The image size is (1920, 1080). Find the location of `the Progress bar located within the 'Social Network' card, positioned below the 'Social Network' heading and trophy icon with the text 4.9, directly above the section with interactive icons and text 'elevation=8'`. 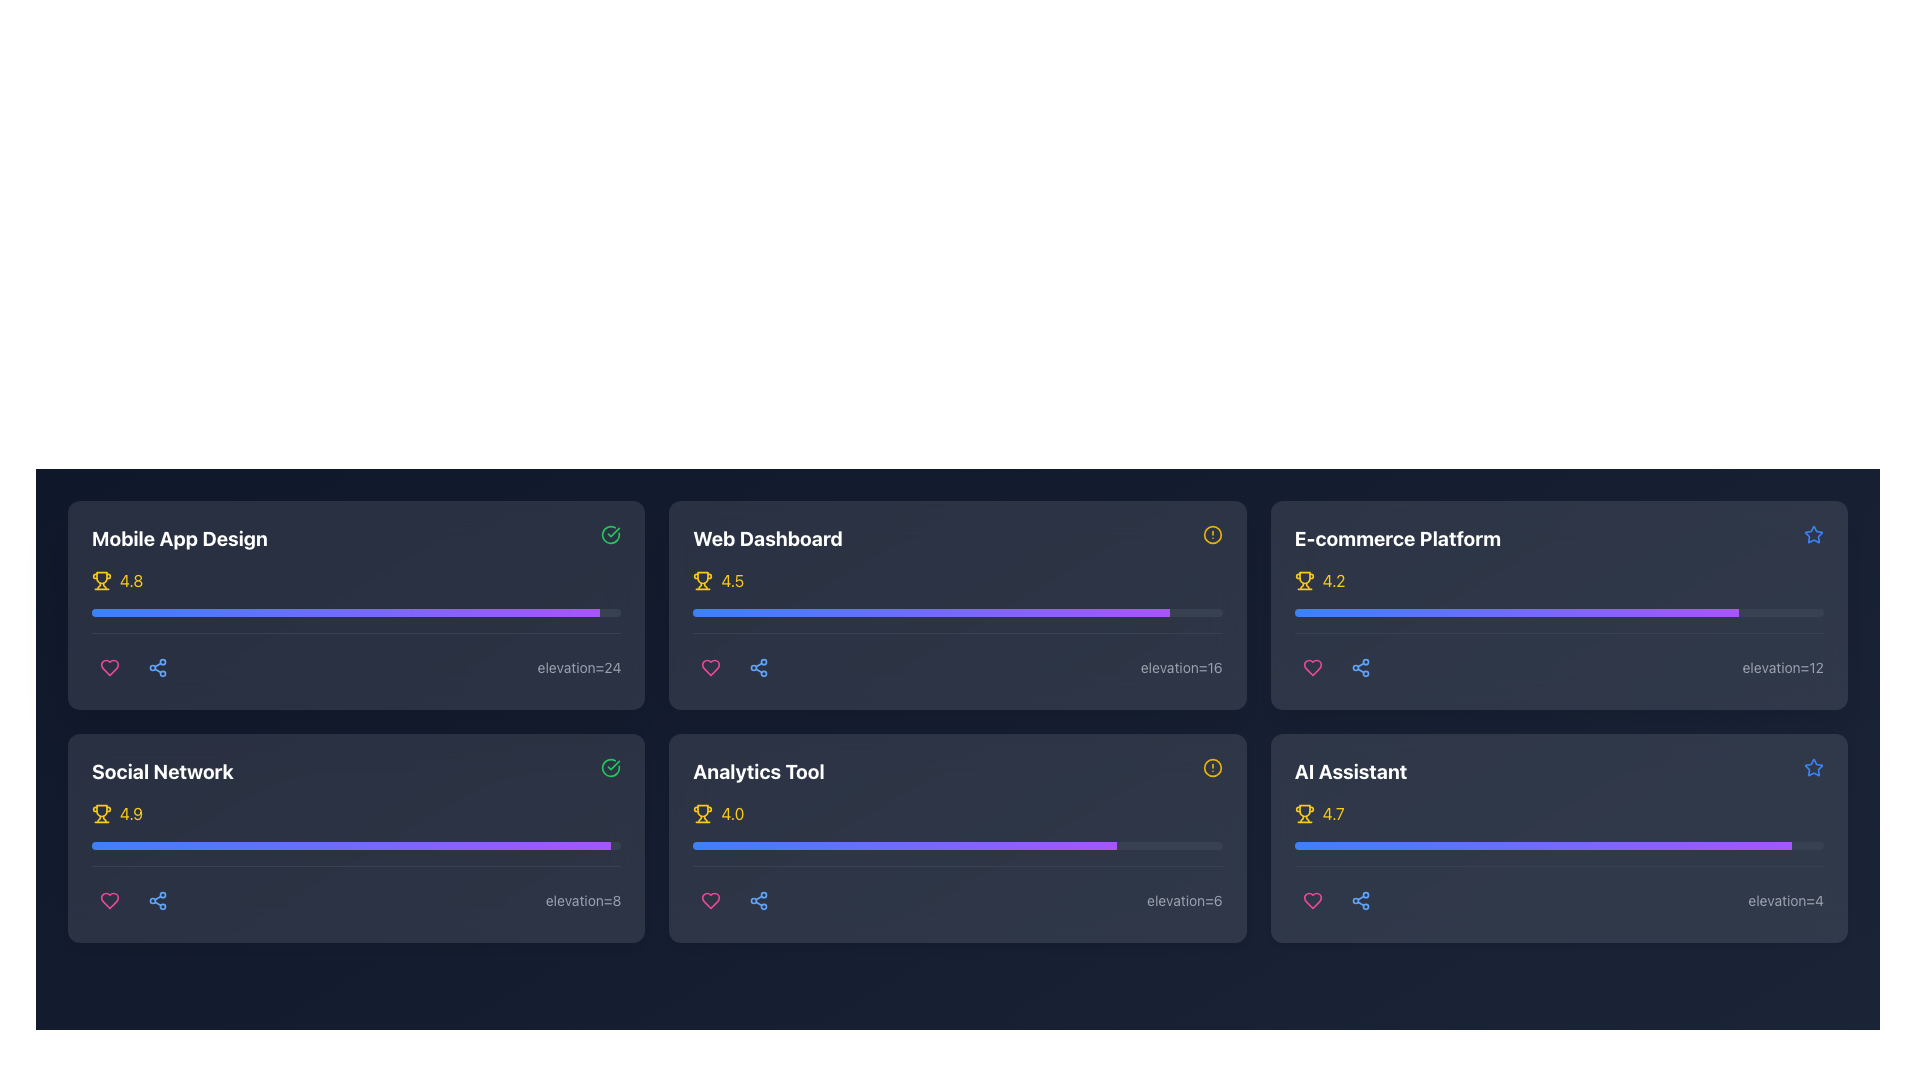

the Progress bar located within the 'Social Network' card, positioned below the 'Social Network' heading and trophy icon with the text 4.9, directly above the section with interactive icons and text 'elevation=8' is located at coordinates (356, 859).